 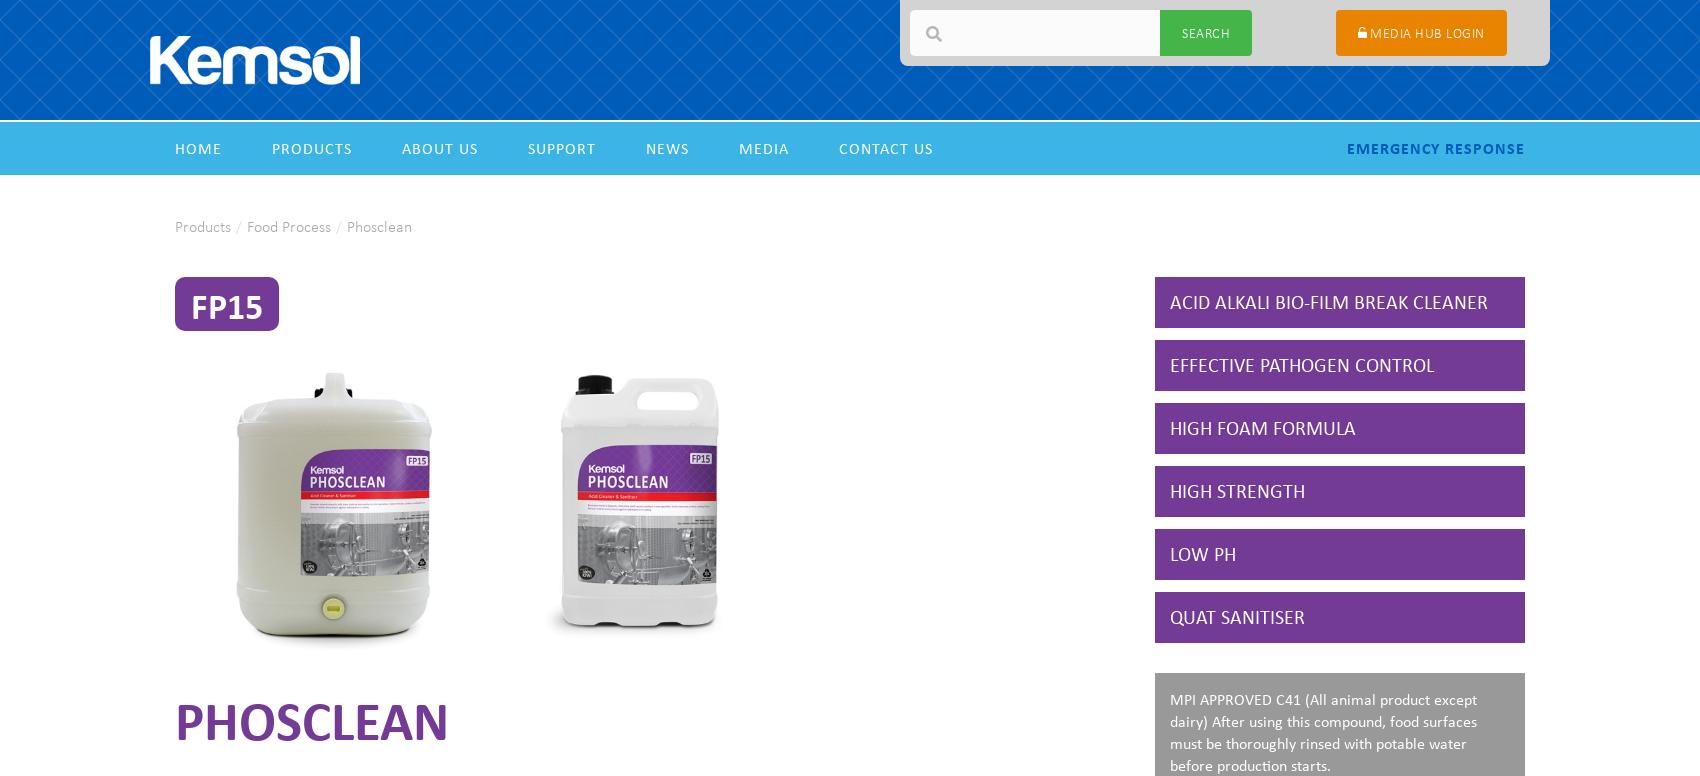 What do you see at coordinates (1323, 731) in the screenshot?
I see `'MPI APPROVED C41 
(All animal product except dairy)
After using this compound, food surfaces must be thoroughly rinsed with potable water before production starts.'` at bounding box center [1323, 731].